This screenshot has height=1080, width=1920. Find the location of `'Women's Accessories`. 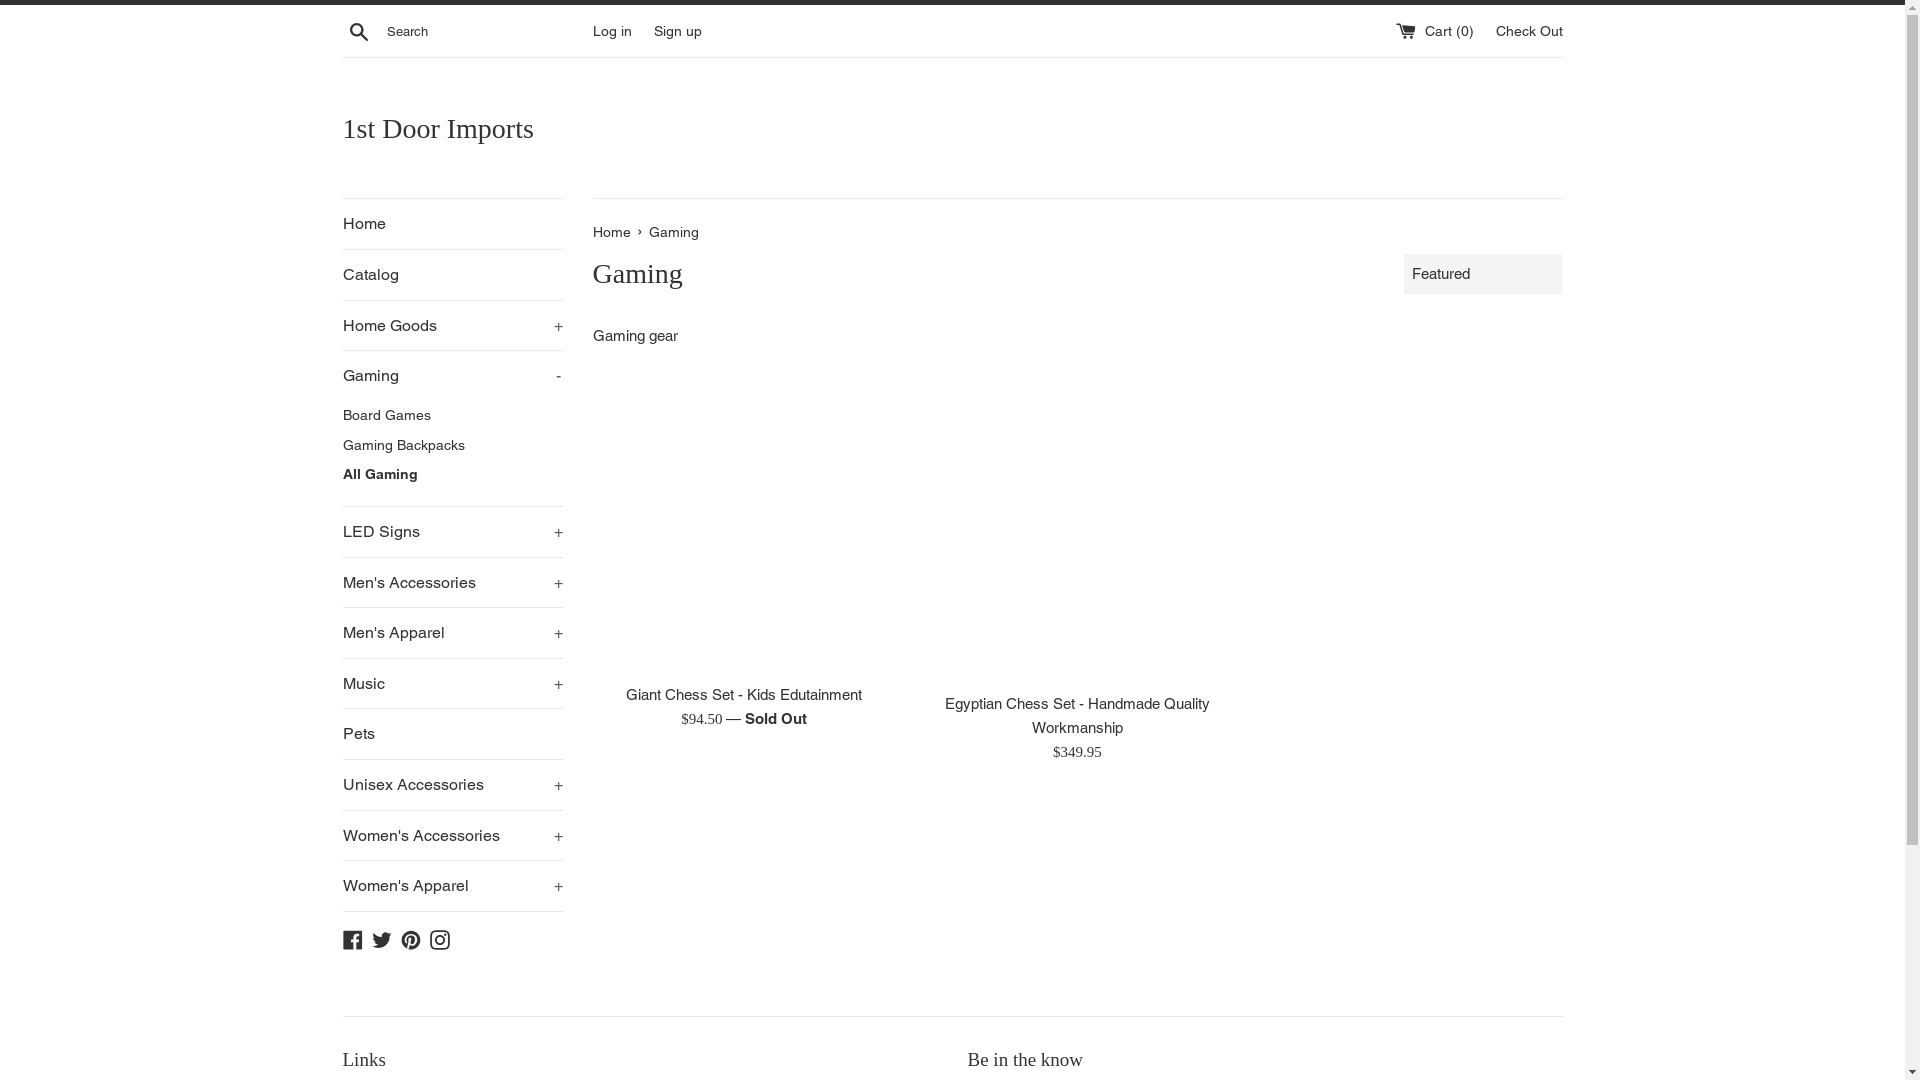

'Women's Accessories is located at coordinates (450, 836).